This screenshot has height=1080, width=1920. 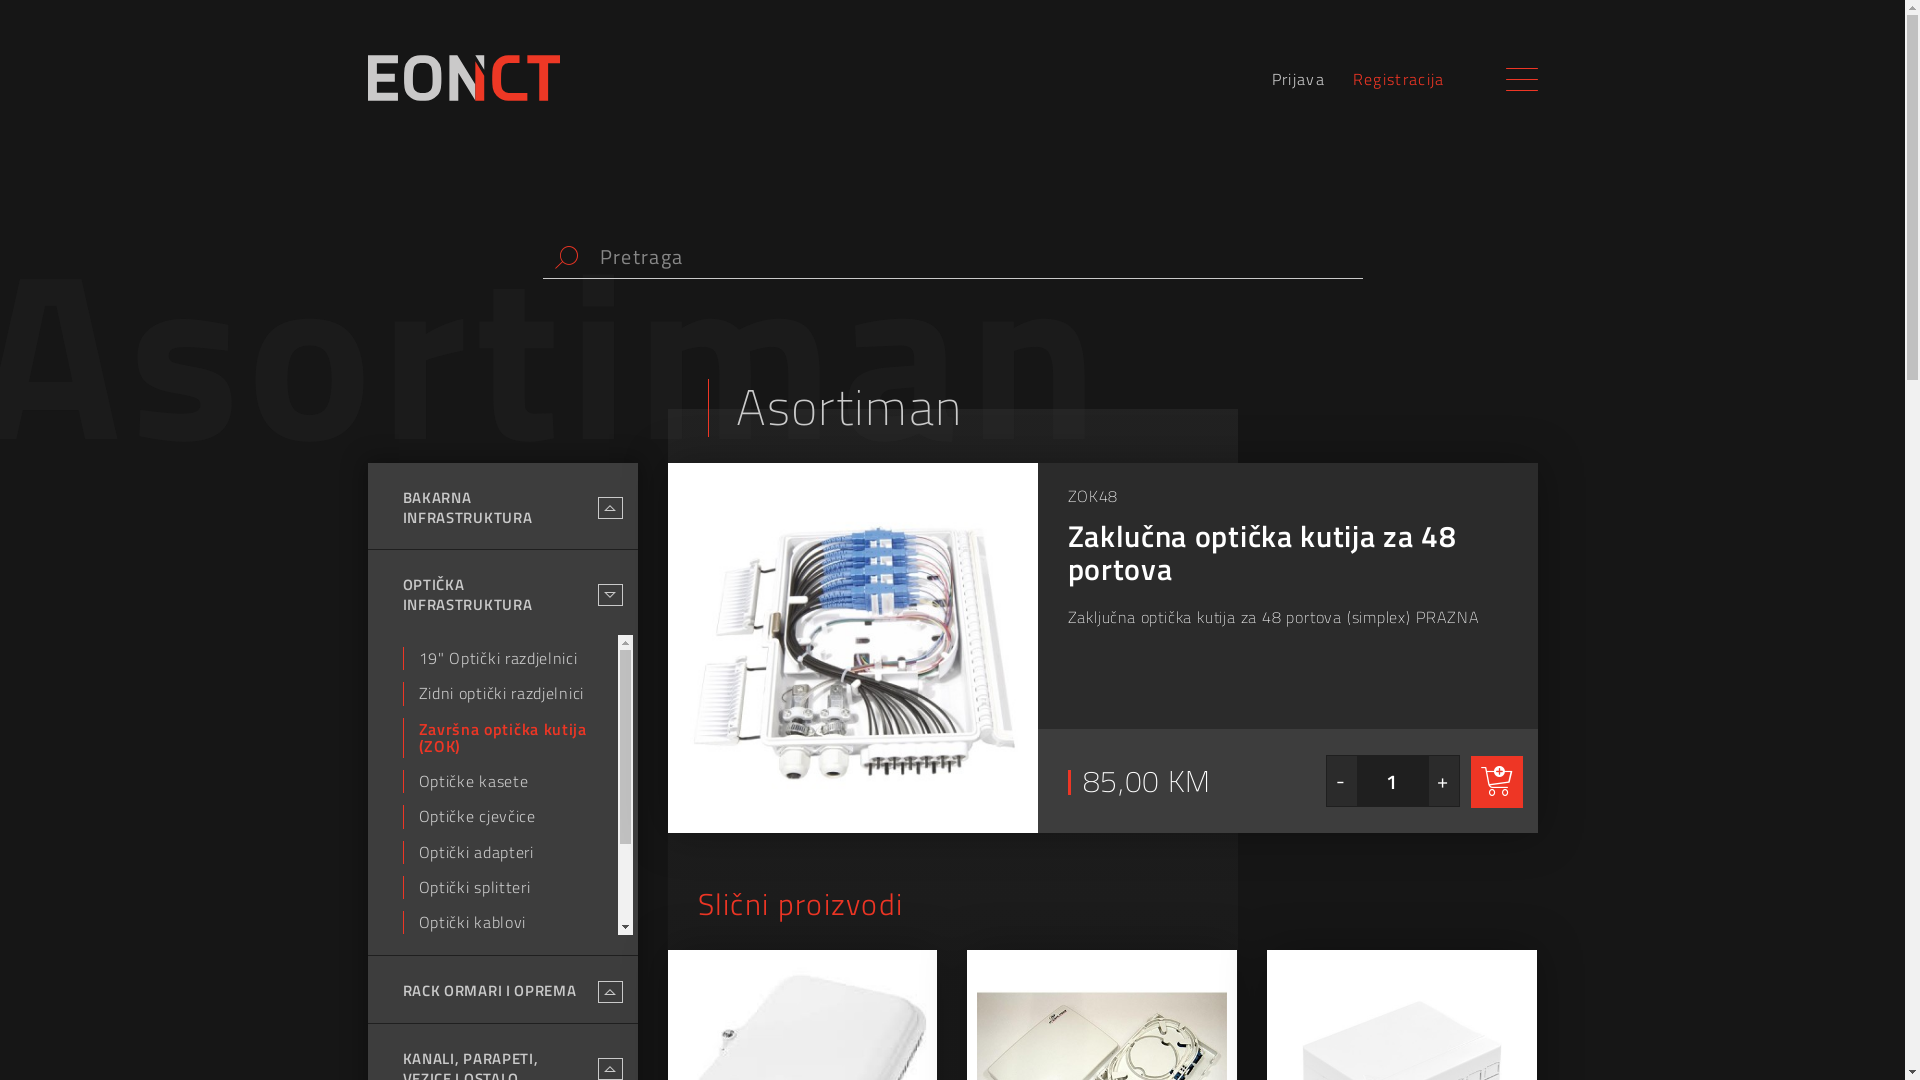 I want to click on 'RACK ORMARI I OPREMA', so click(x=489, y=991).